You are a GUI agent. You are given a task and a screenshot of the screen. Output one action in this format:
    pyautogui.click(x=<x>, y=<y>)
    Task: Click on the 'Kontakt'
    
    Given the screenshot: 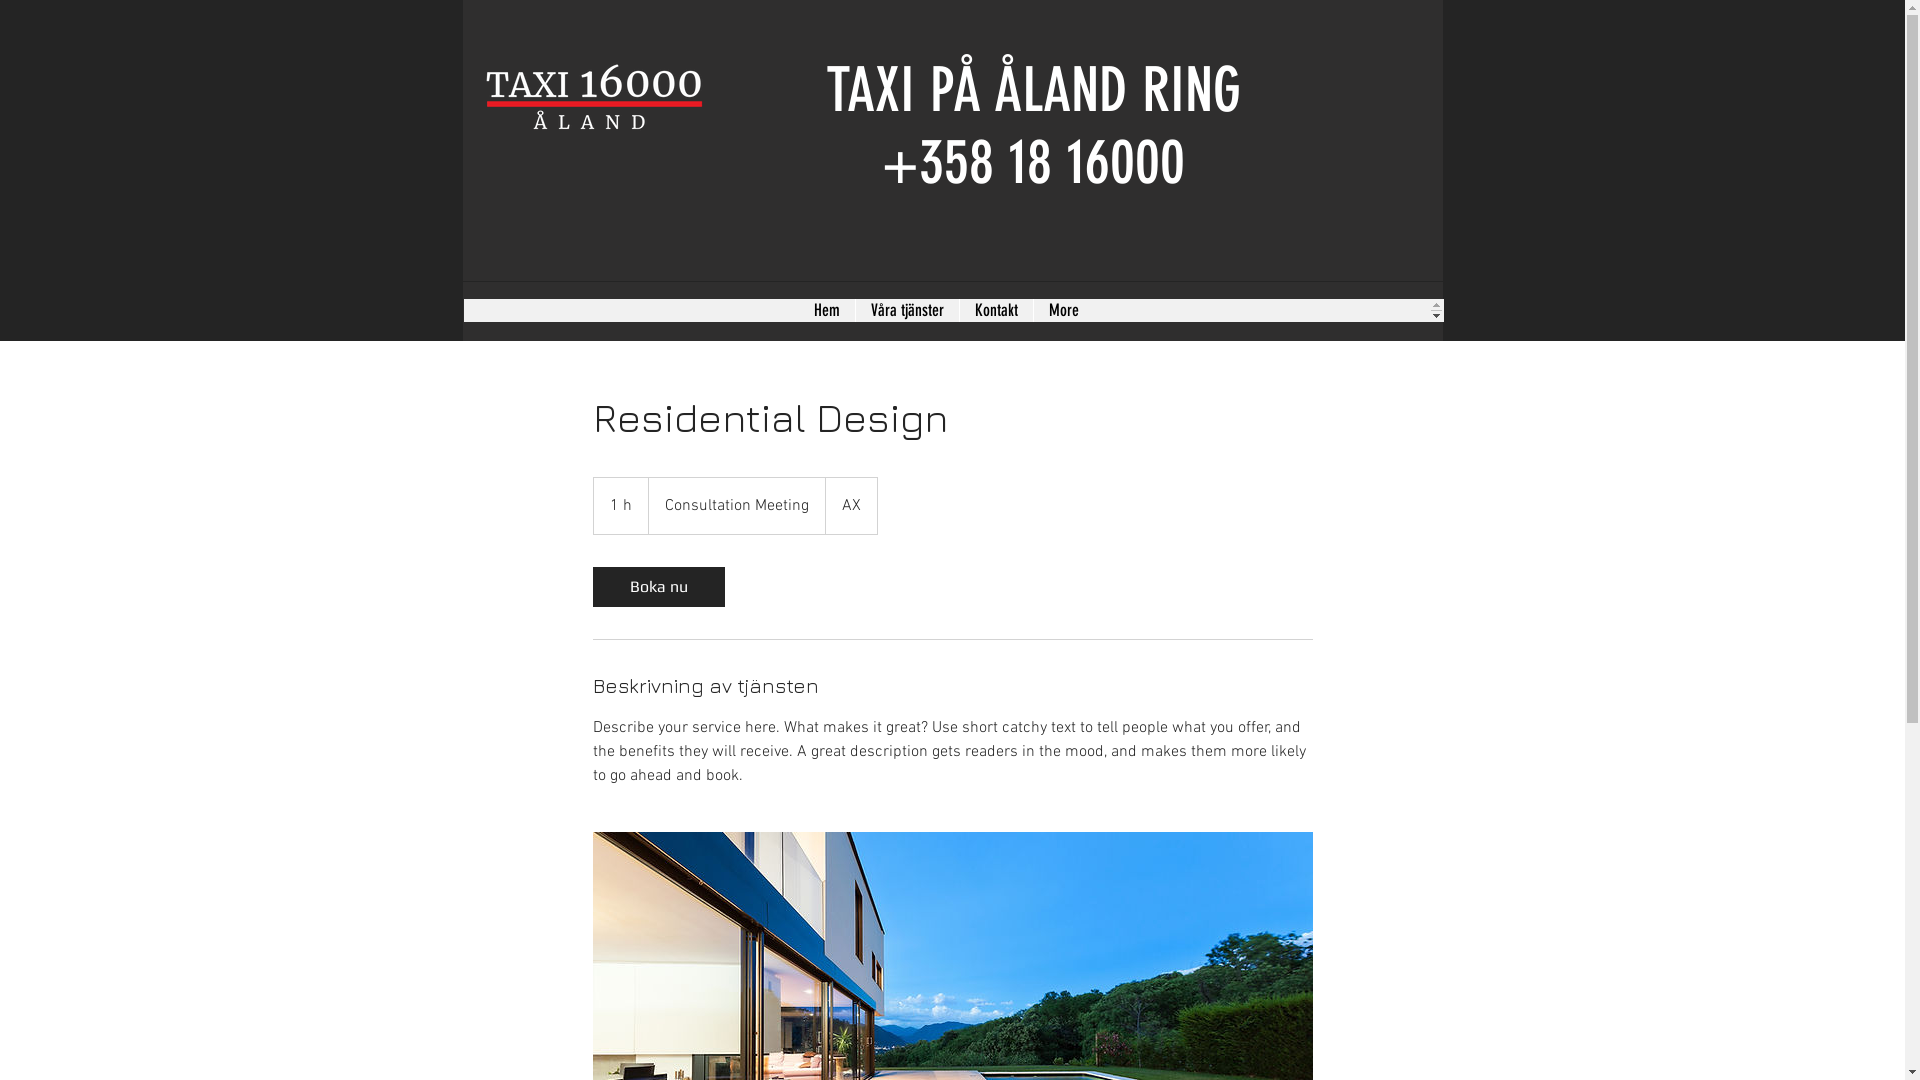 What is the action you would take?
    pyautogui.click(x=994, y=310)
    